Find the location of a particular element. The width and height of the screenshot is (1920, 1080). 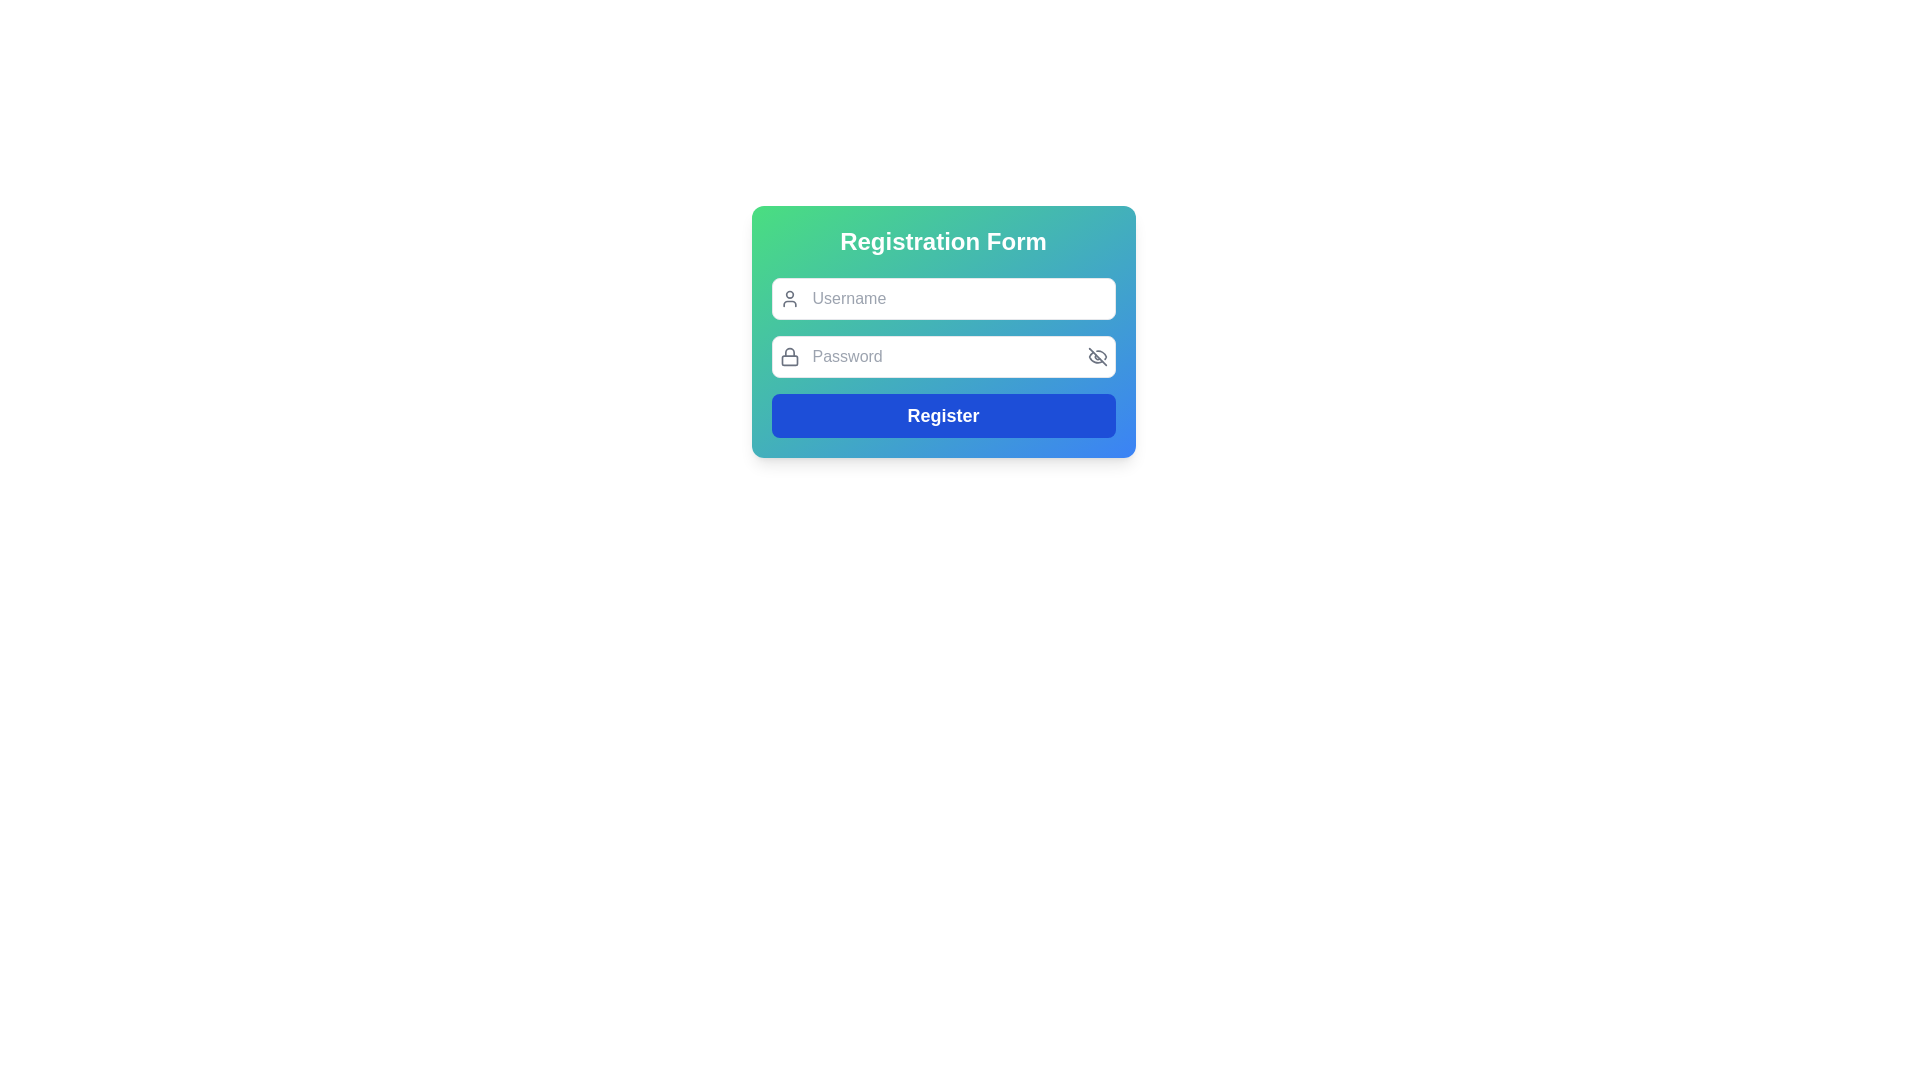

the second password input field in the 'Registration Form', located beneath the 'Username' field and above the 'Register' button is located at coordinates (942, 357).